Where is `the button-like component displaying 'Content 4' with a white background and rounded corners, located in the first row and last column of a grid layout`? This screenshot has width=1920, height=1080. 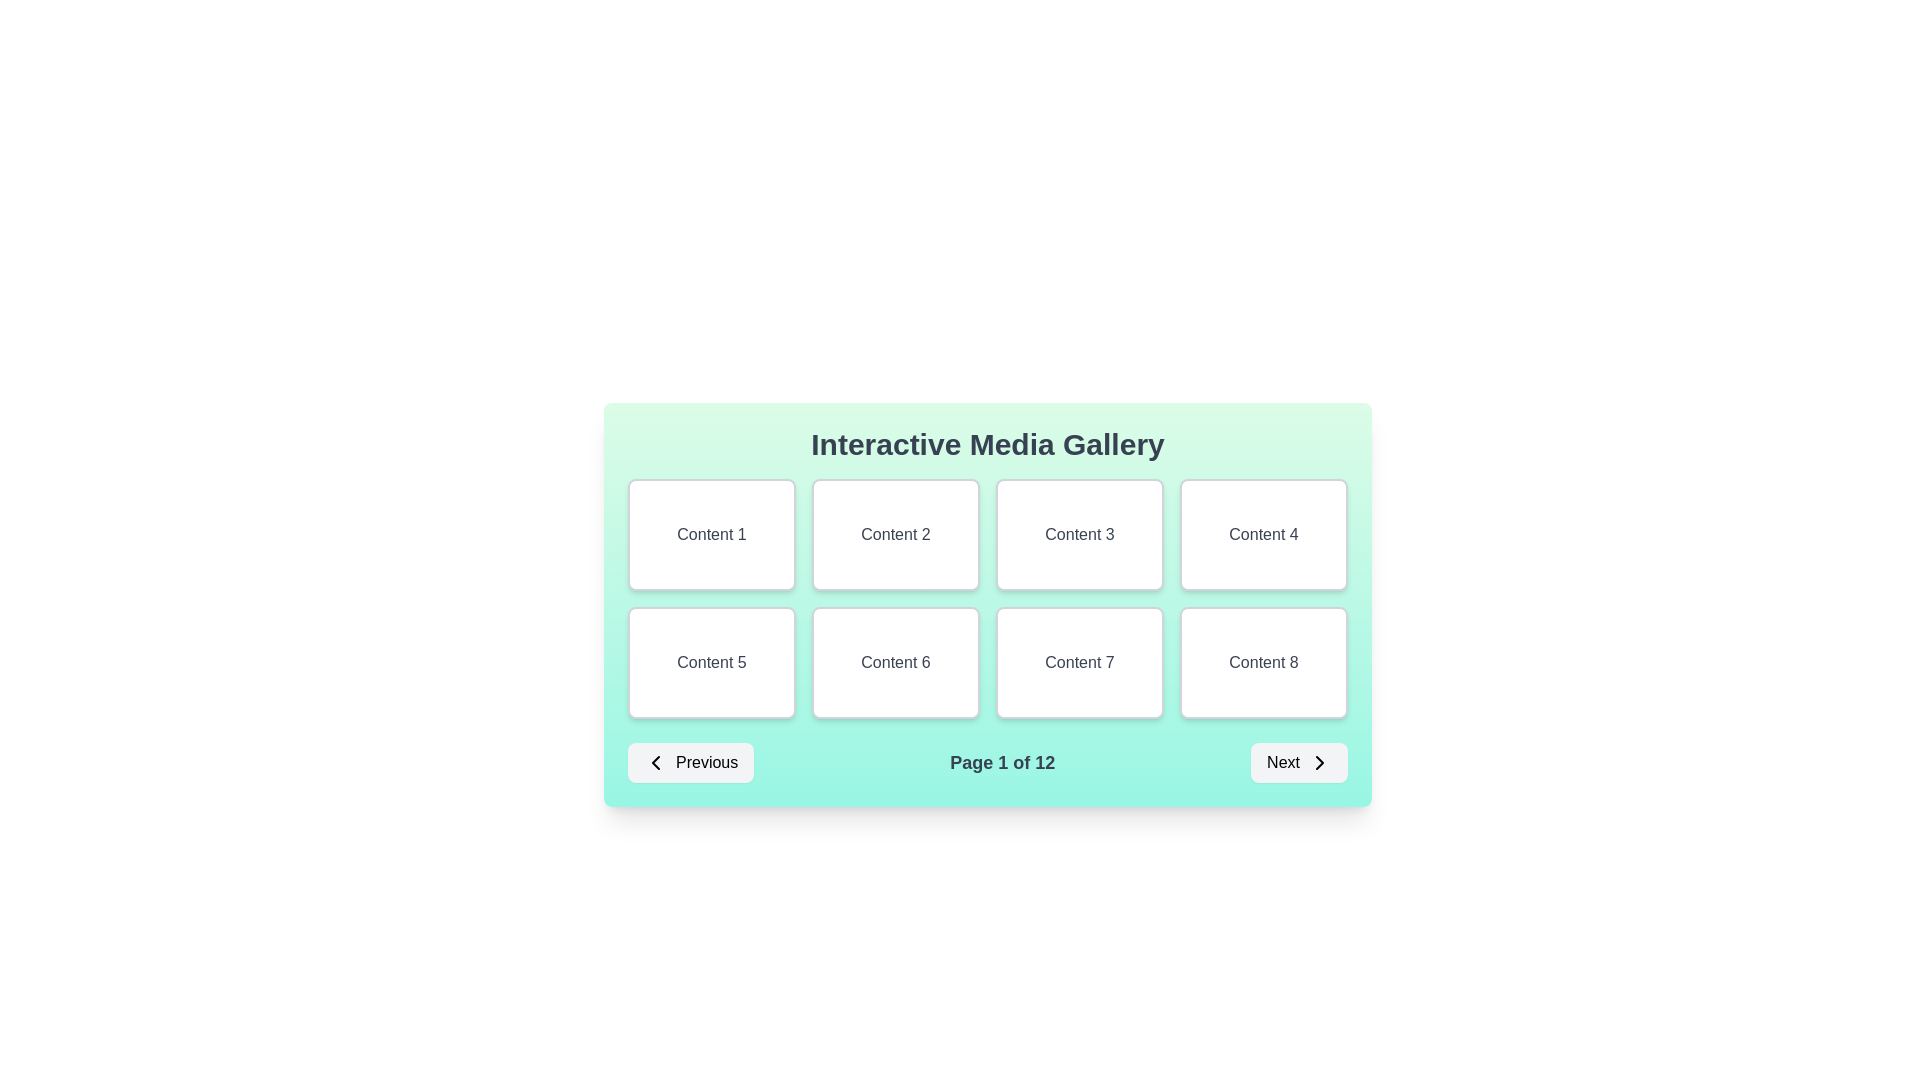
the button-like component displaying 'Content 4' with a white background and rounded corners, located in the first row and last column of a grid layout is located at coordinates (1262, 534).